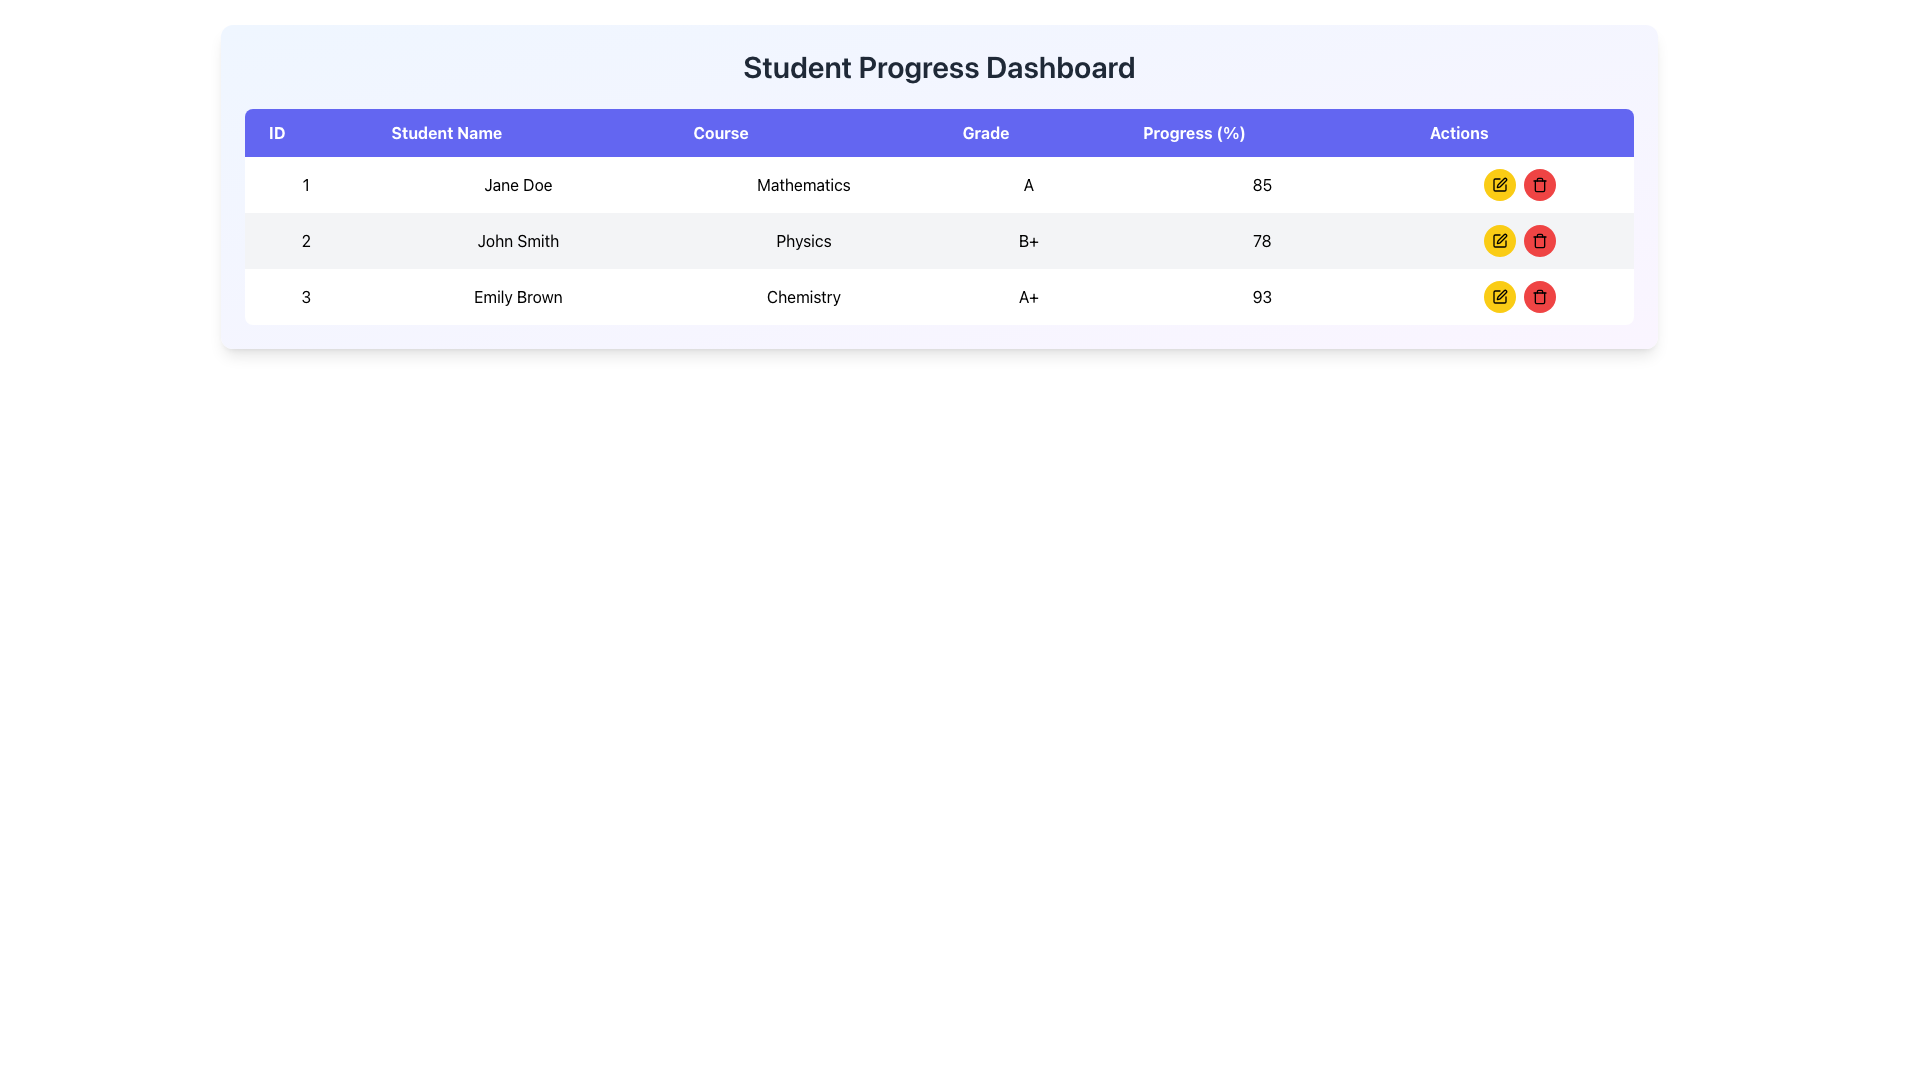  I want to click on grade 'A' displayed under the 'Grade' column for the student 'Jane Doe' in the Mathematics course, so click(1028, 185).